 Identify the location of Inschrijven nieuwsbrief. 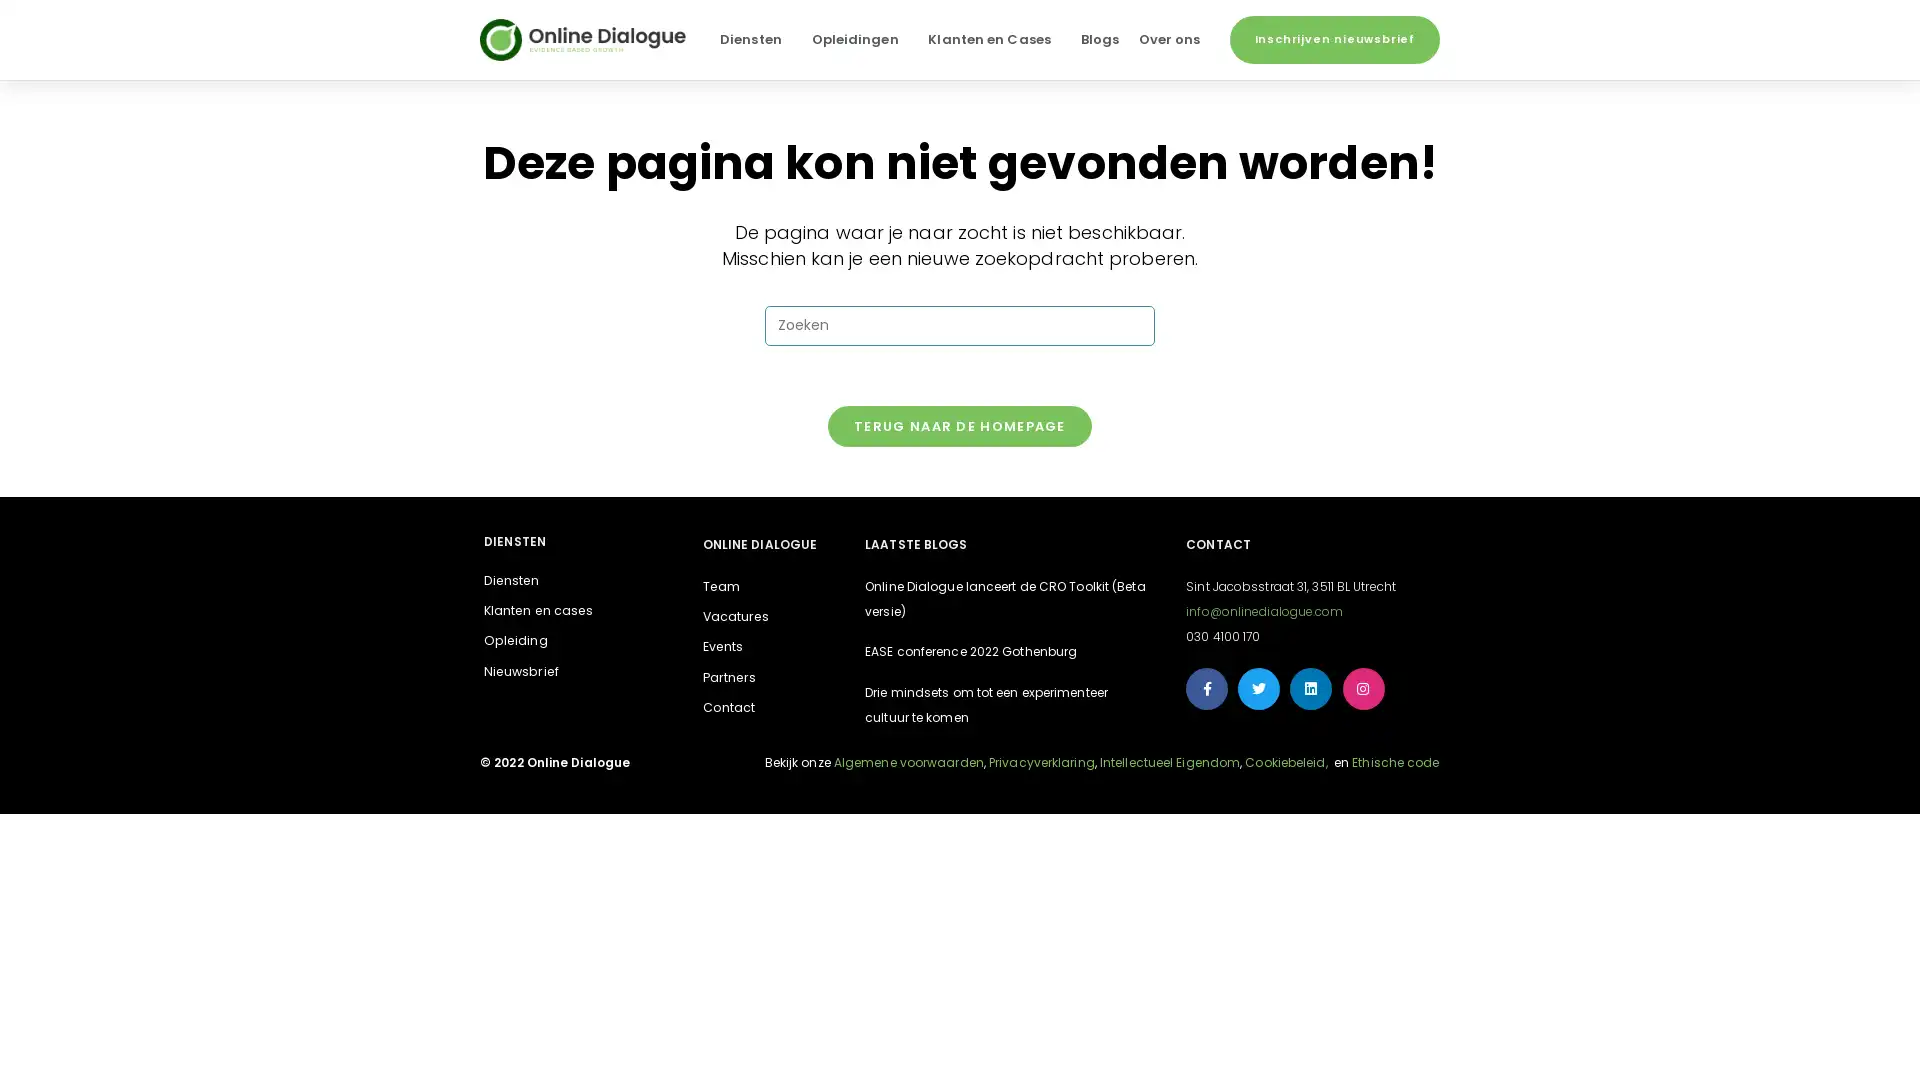
(1334, 39).